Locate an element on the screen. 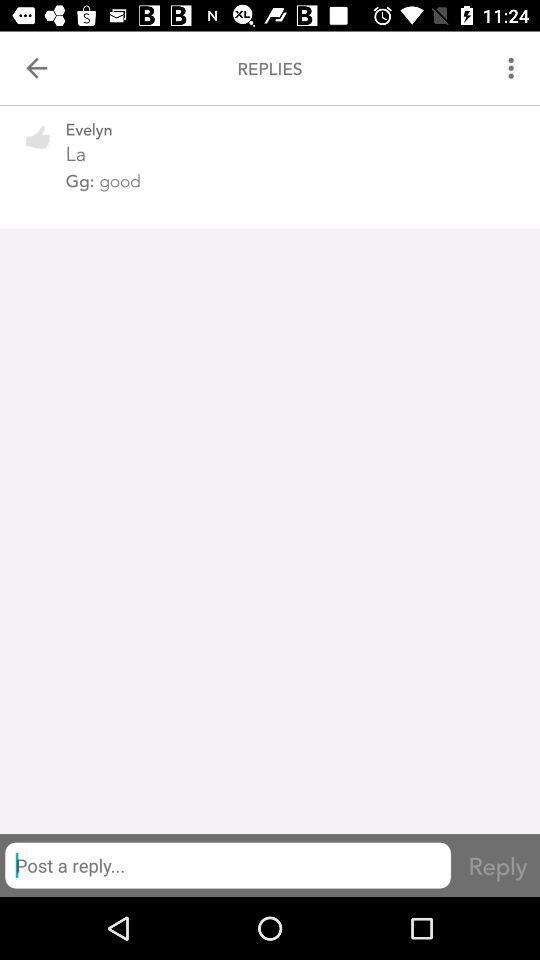 Image resolution: width=540 pixels, height=960 pixels. icon at the top right corner is located at coordinates (513, 68).